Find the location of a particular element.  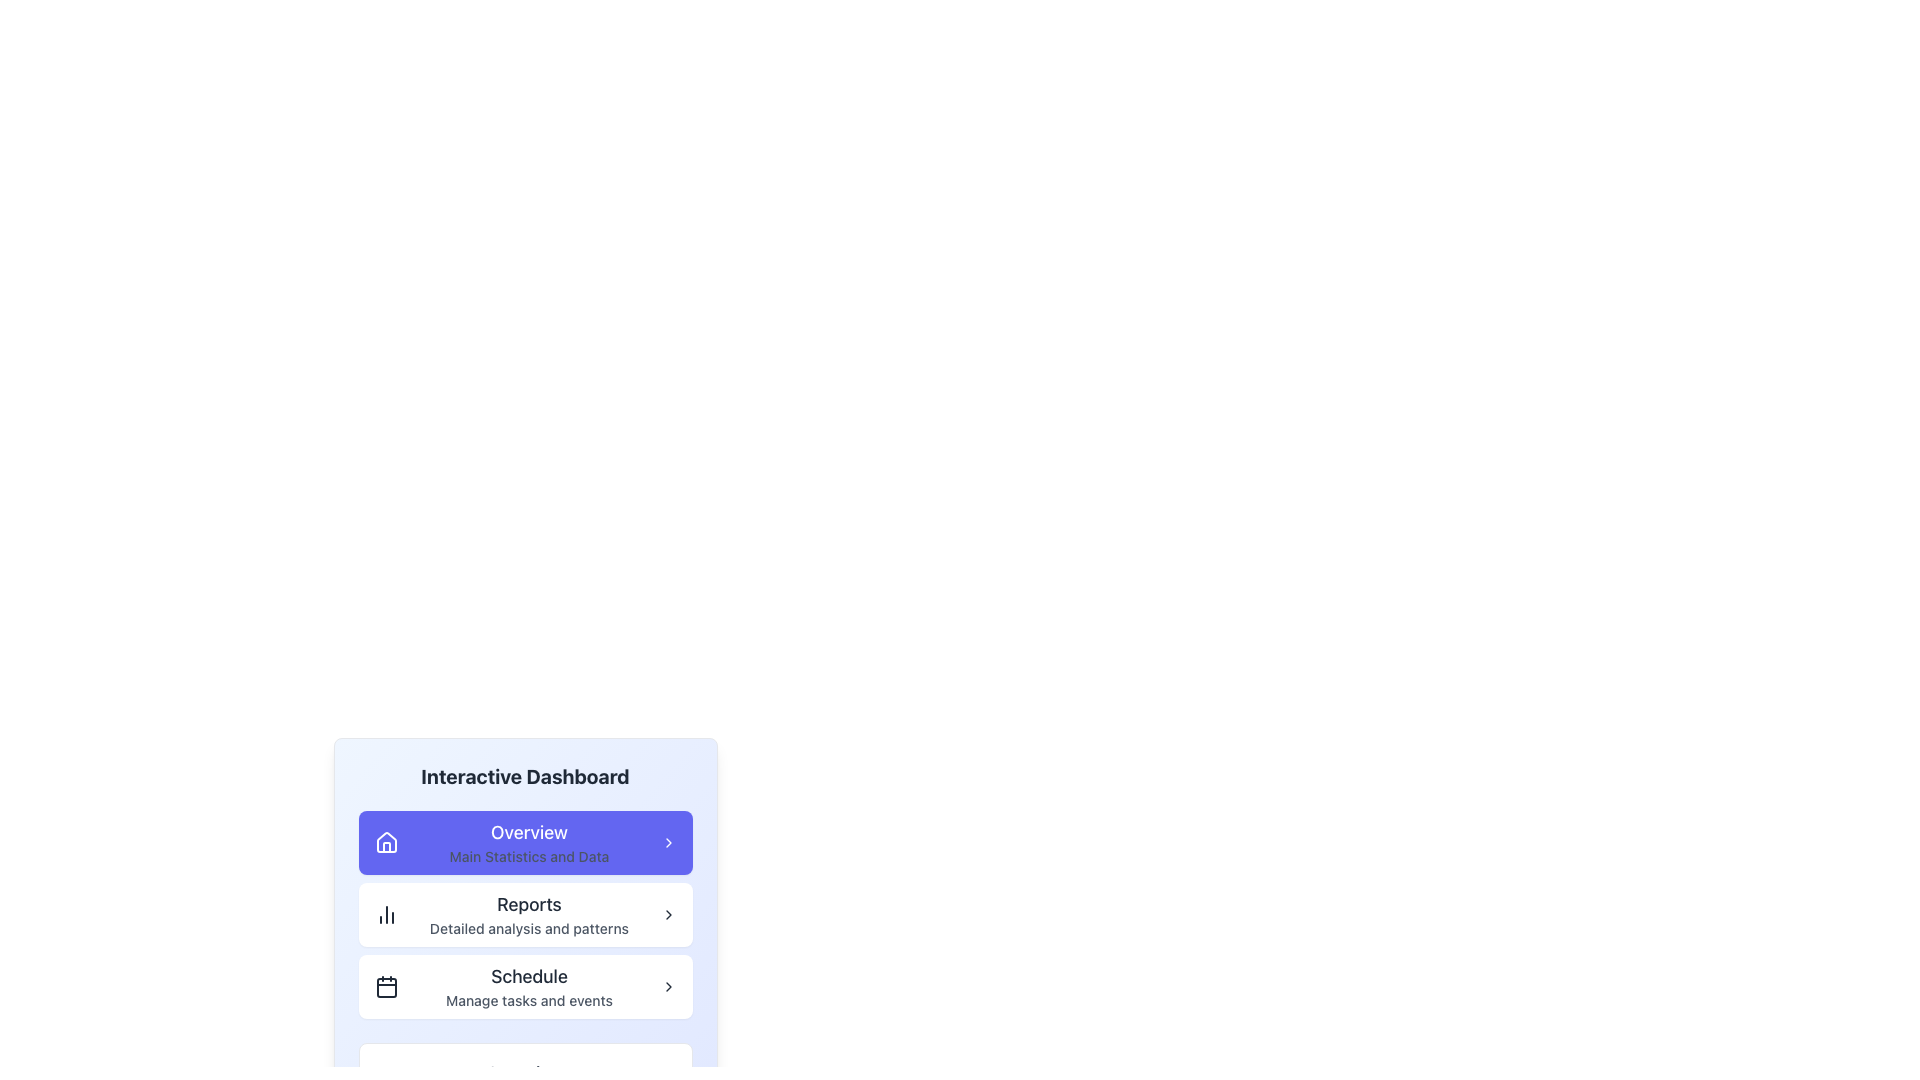

the 'Reports' section list item in the dashboard is located at coordinates (529, 914).